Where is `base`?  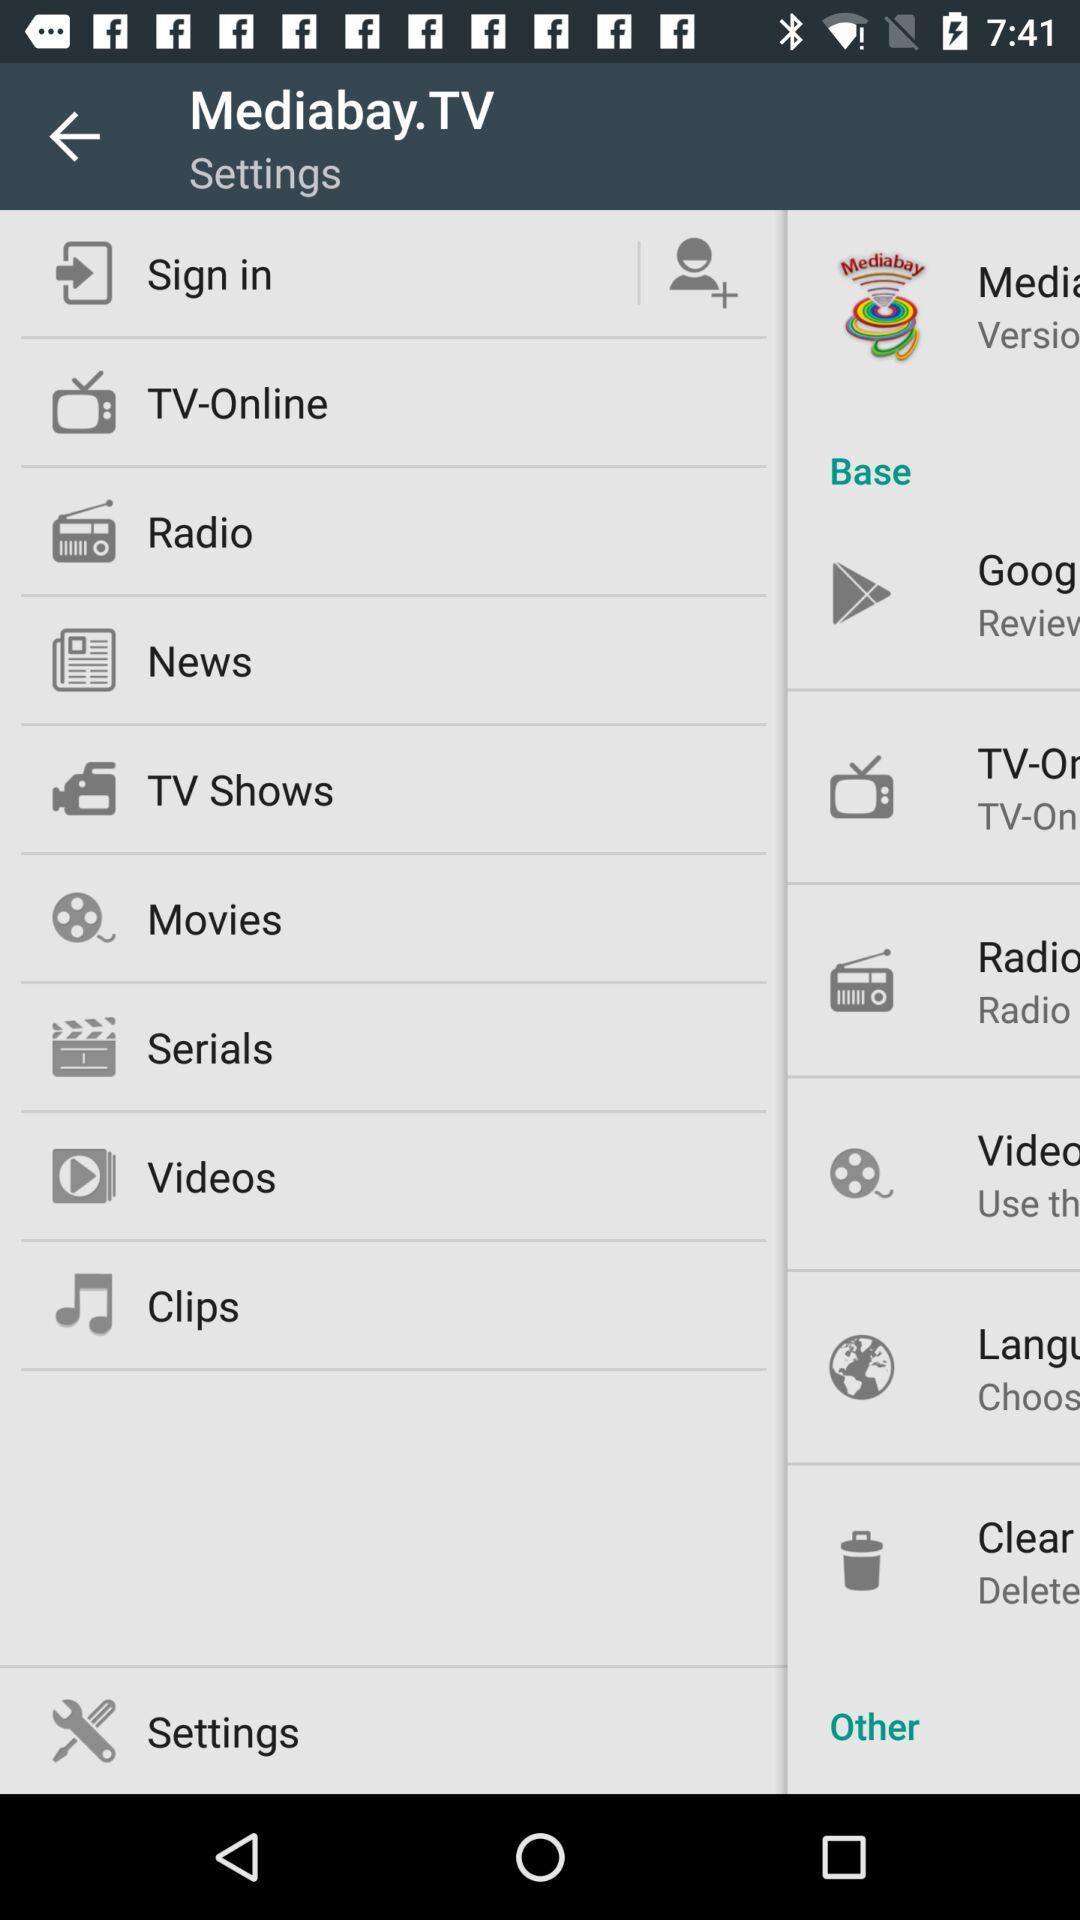 base is located at coordinates (933, 448).